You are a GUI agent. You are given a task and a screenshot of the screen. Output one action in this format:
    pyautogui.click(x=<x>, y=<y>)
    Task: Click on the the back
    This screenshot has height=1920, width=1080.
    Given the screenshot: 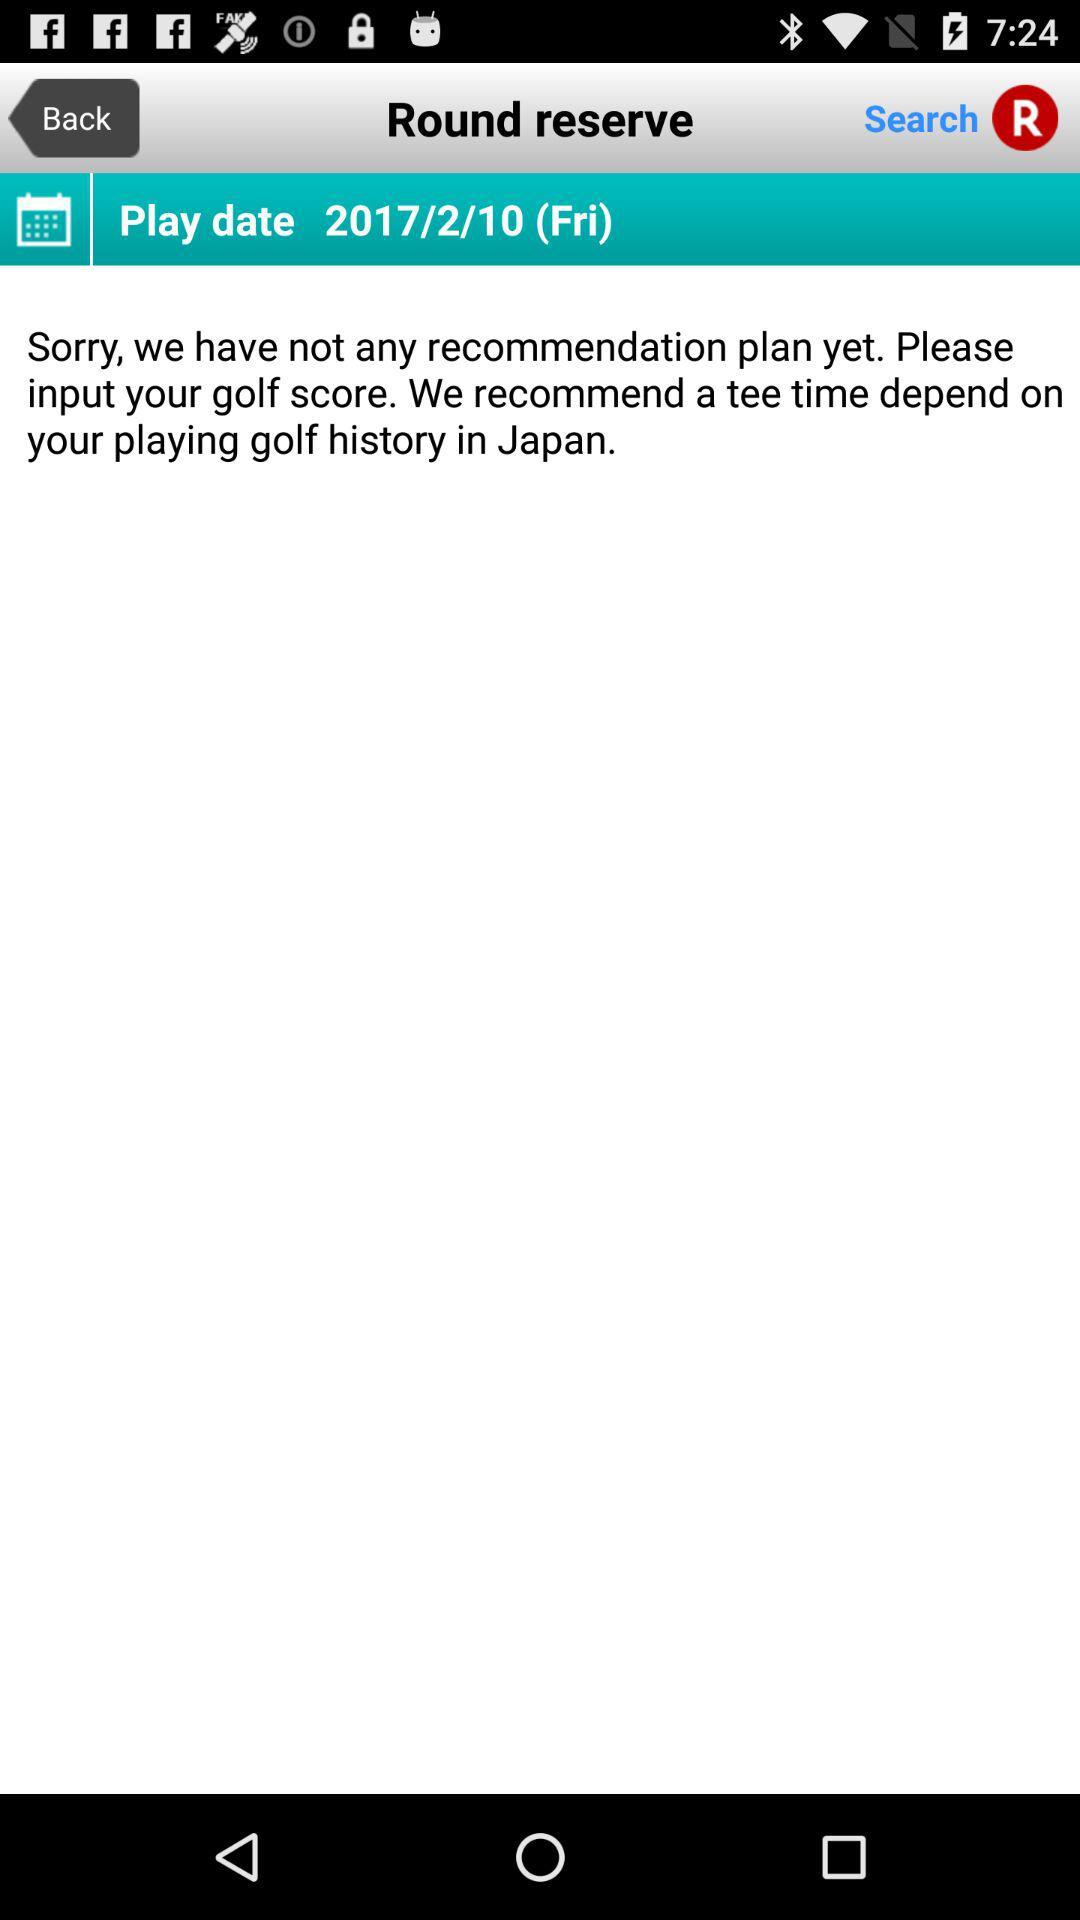 What is the action you would take?
    pyautogui.click(x=72, y=117)
    